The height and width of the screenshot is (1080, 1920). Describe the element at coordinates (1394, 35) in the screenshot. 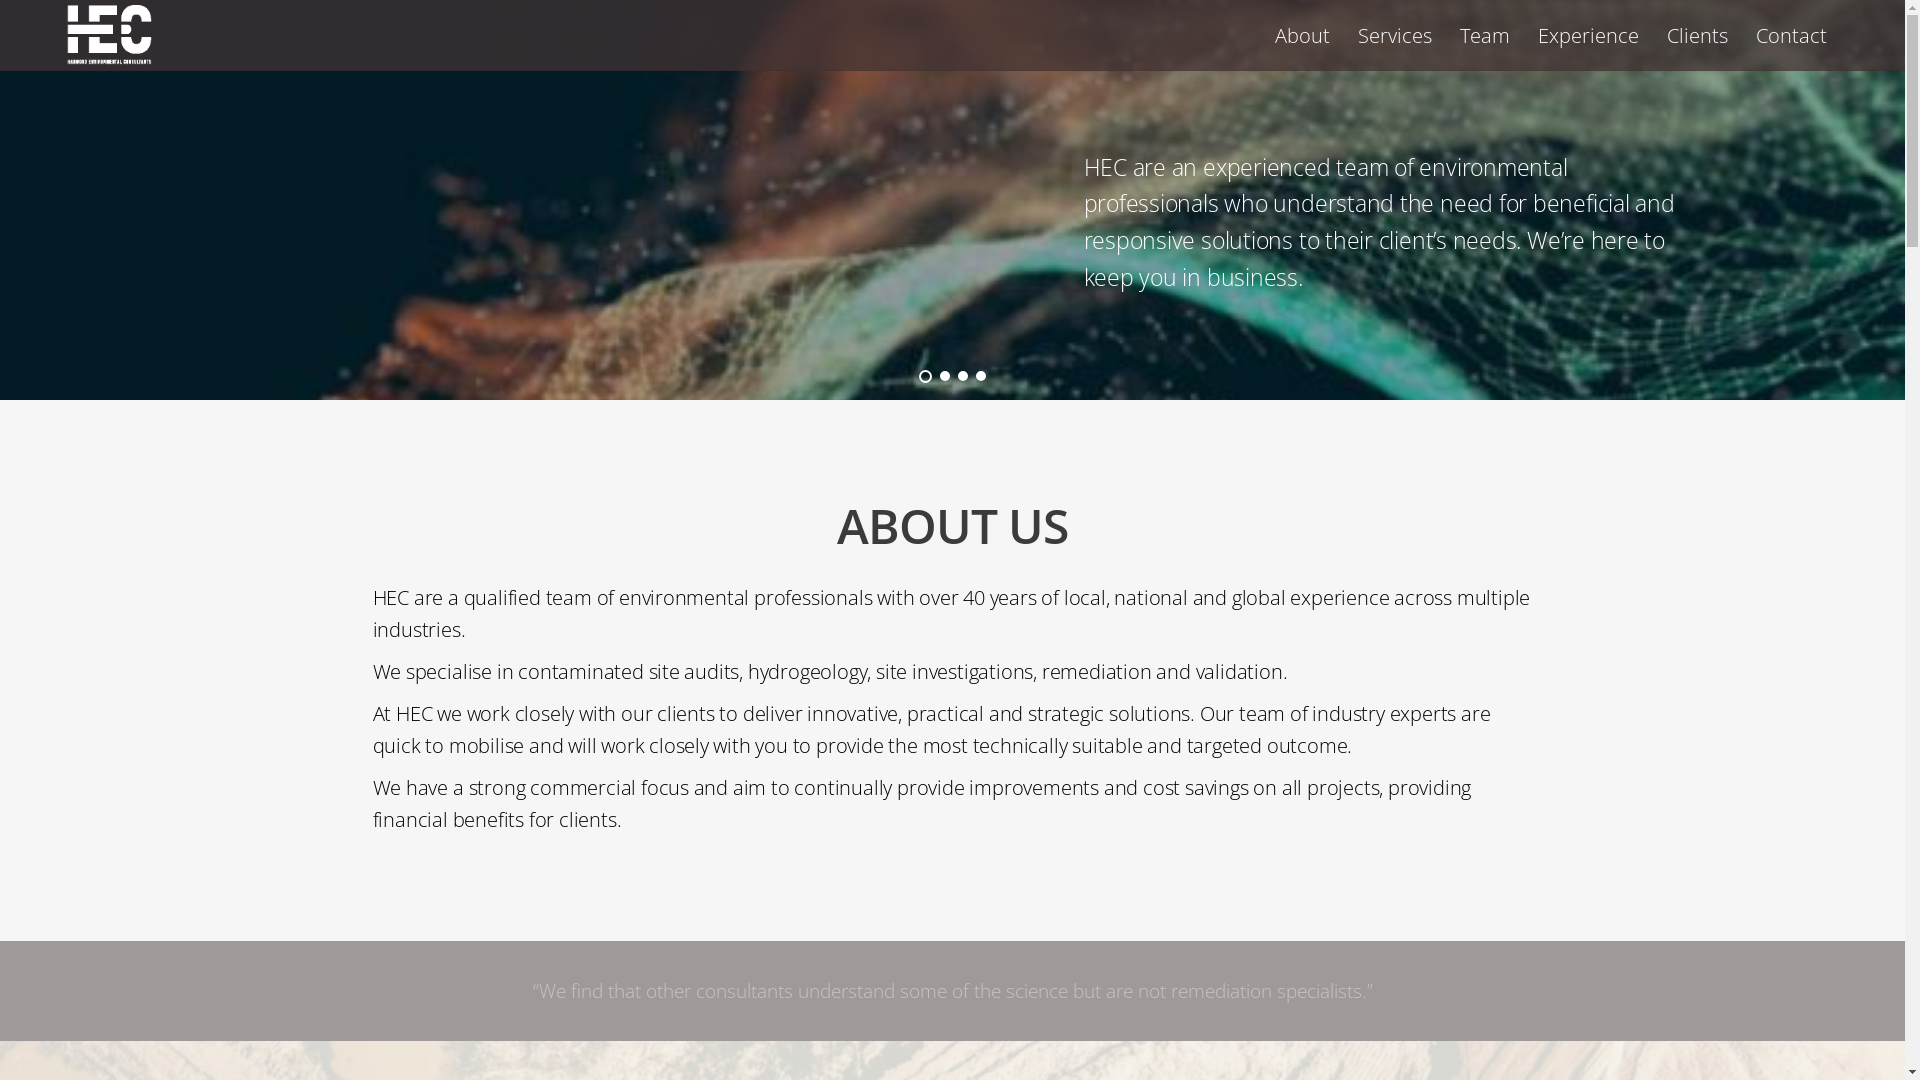

I see `'Services'` at that location.